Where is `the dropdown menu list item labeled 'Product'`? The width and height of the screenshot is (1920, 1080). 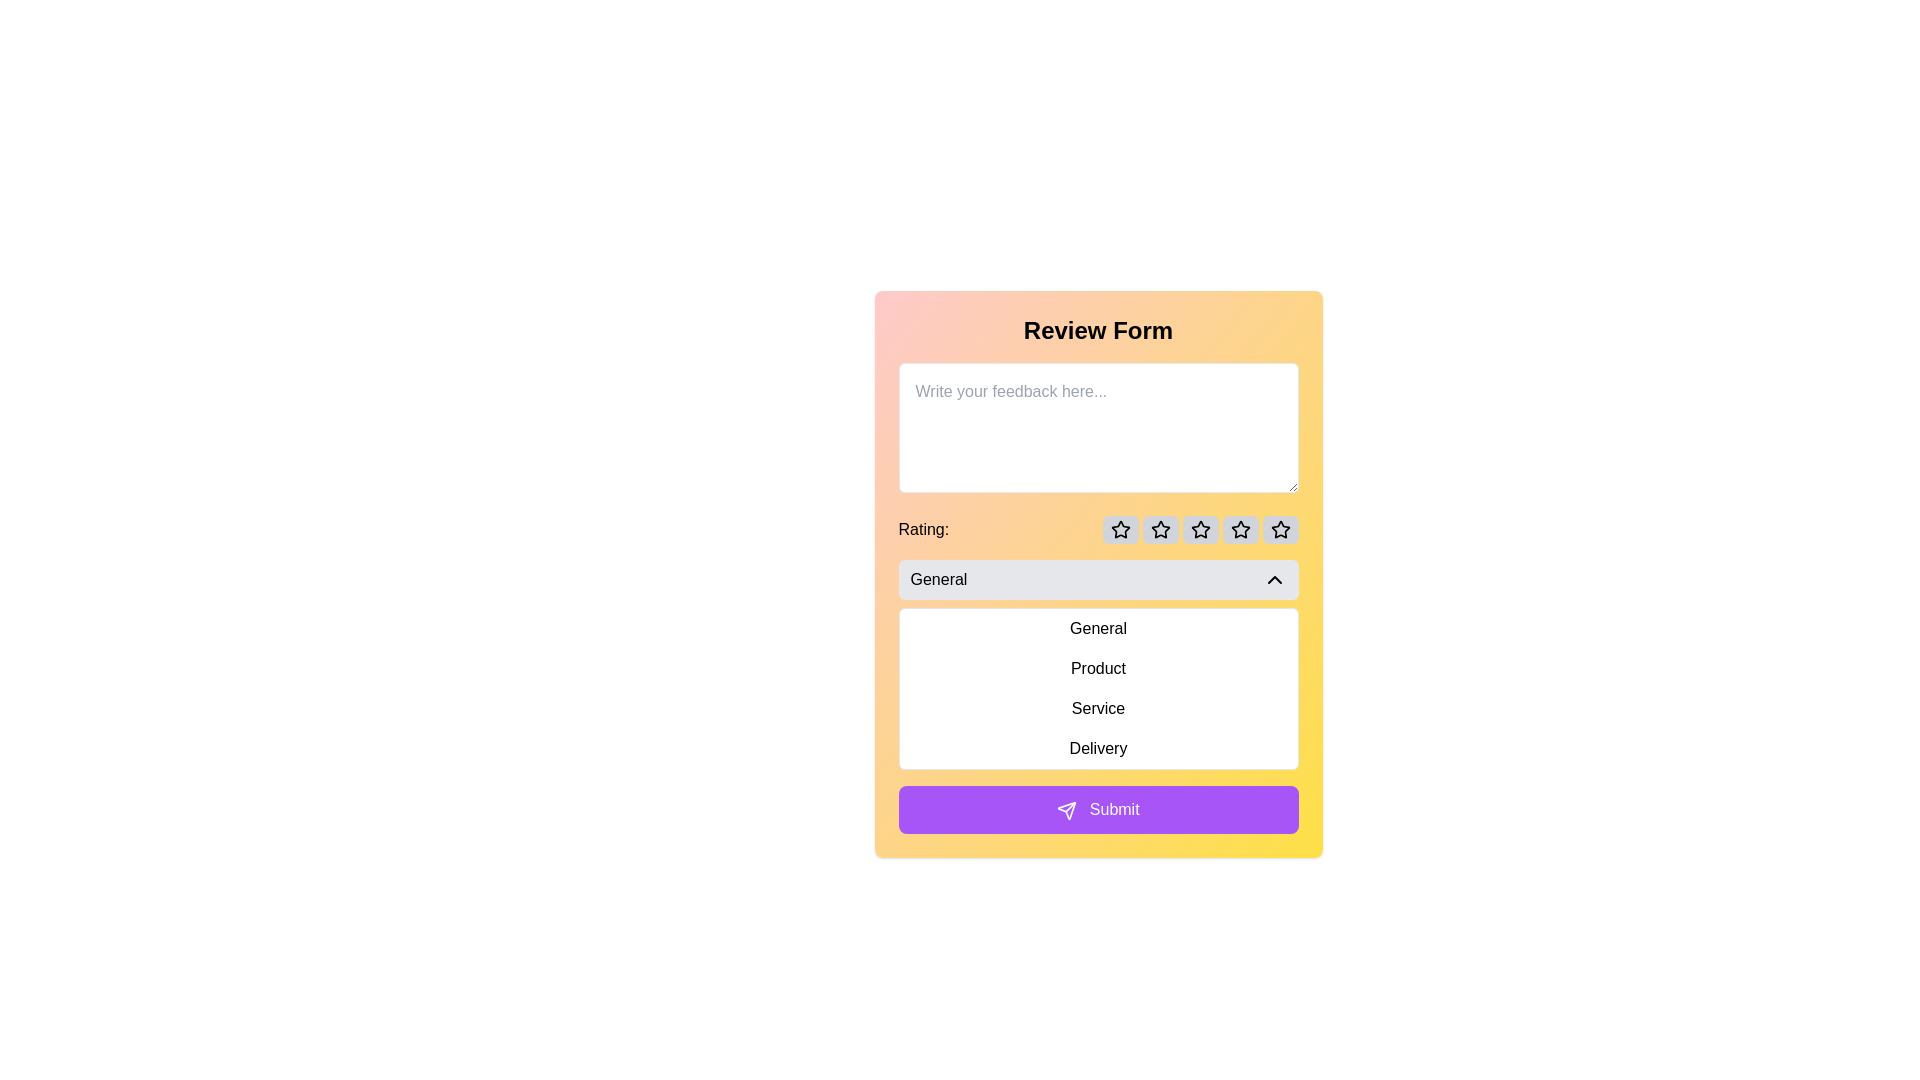 the dropdown menu list item labeled 'Product' is located at coordinates (1097, 664).